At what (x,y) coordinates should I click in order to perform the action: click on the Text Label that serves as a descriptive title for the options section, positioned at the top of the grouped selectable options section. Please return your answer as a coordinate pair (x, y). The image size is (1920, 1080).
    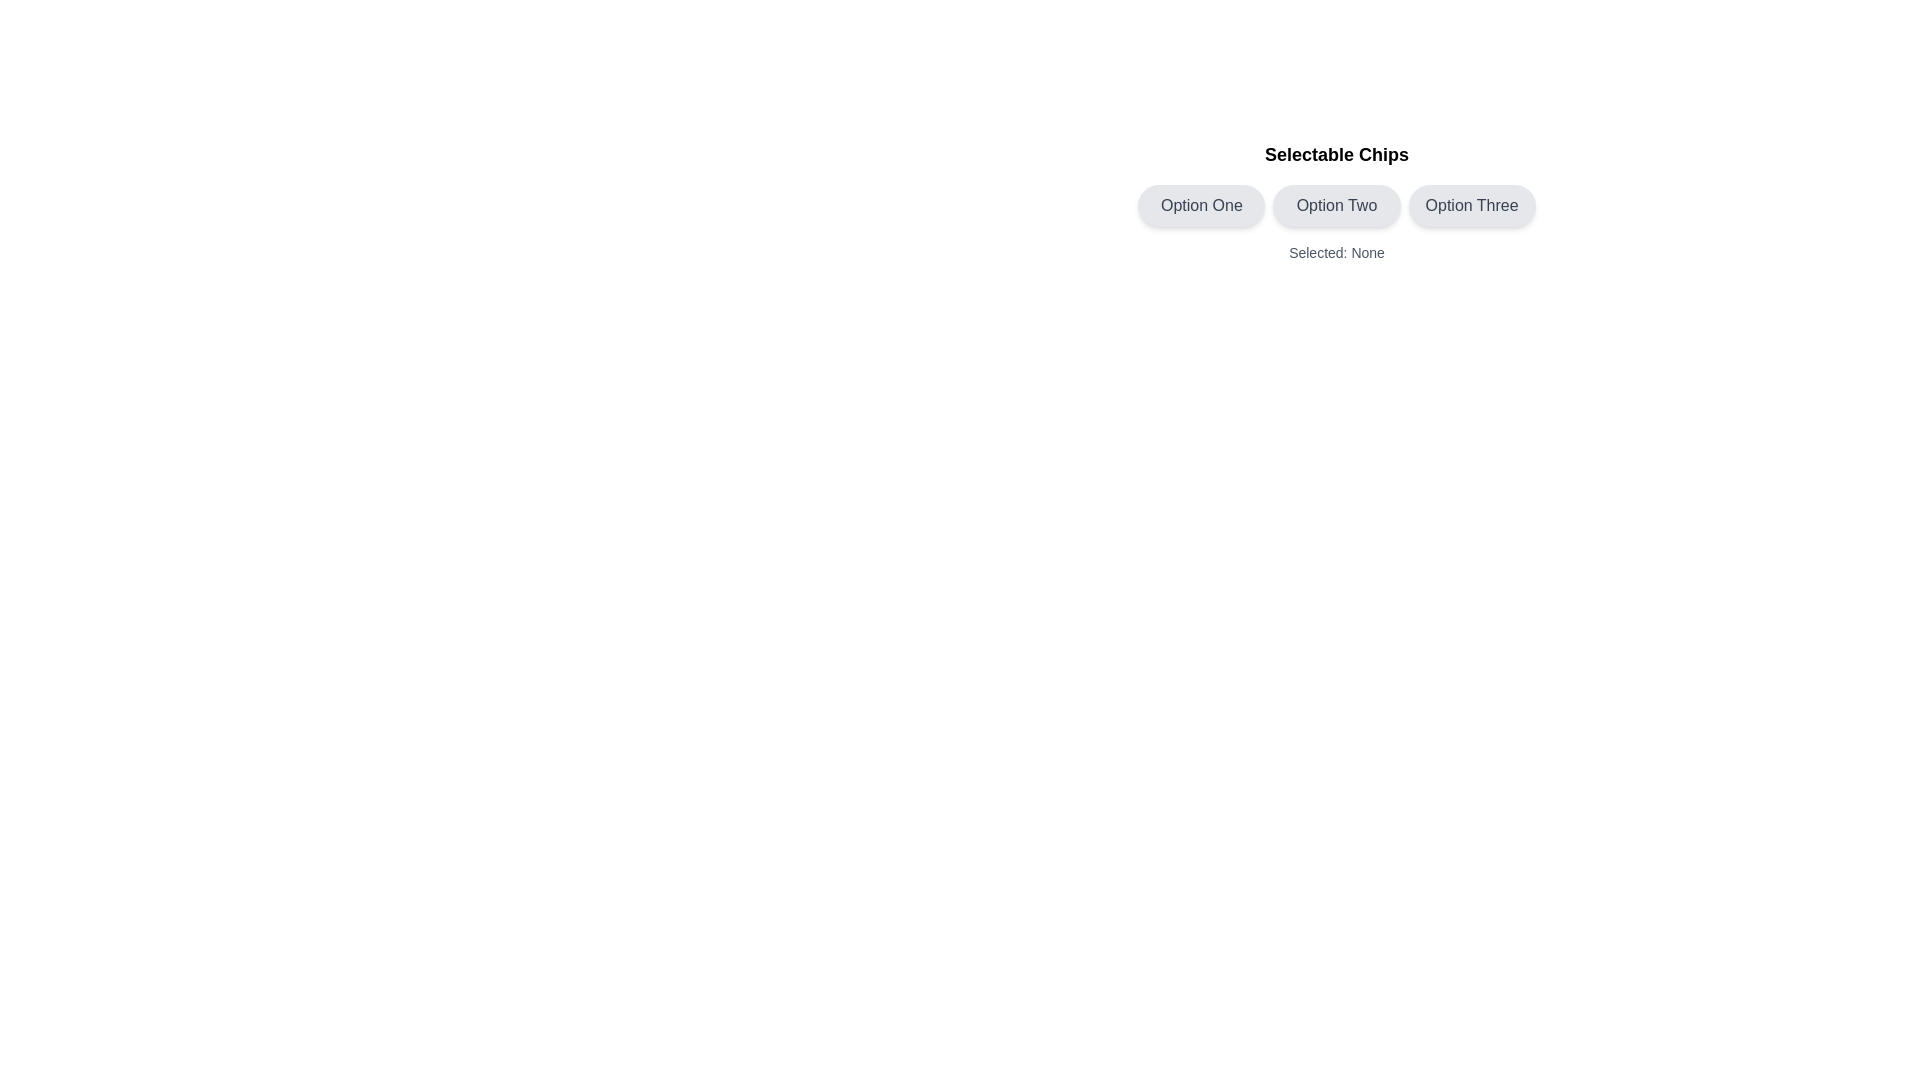
    Looking at the image, I should click on (1337, 153).